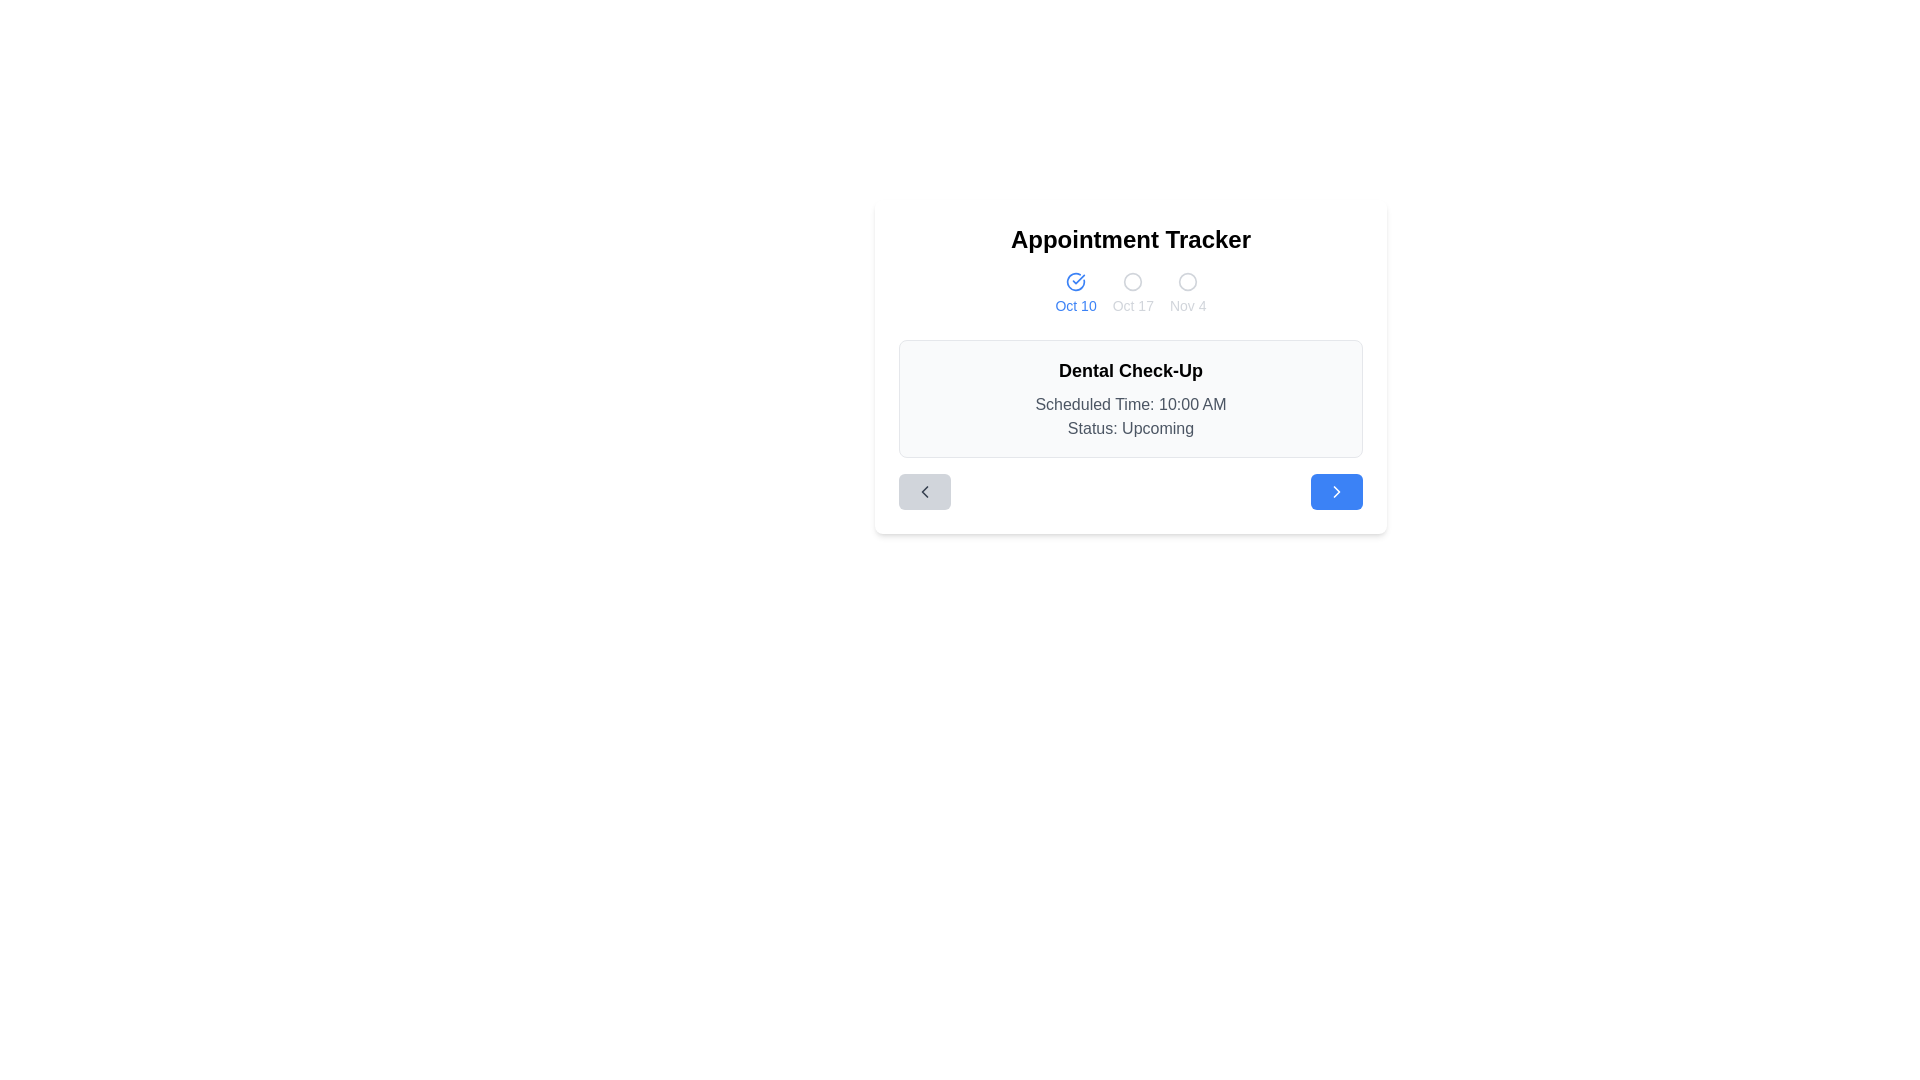  I want to click on the blue circular icon with a checkmark above the text 'Oct 10', so click(1075, 293).